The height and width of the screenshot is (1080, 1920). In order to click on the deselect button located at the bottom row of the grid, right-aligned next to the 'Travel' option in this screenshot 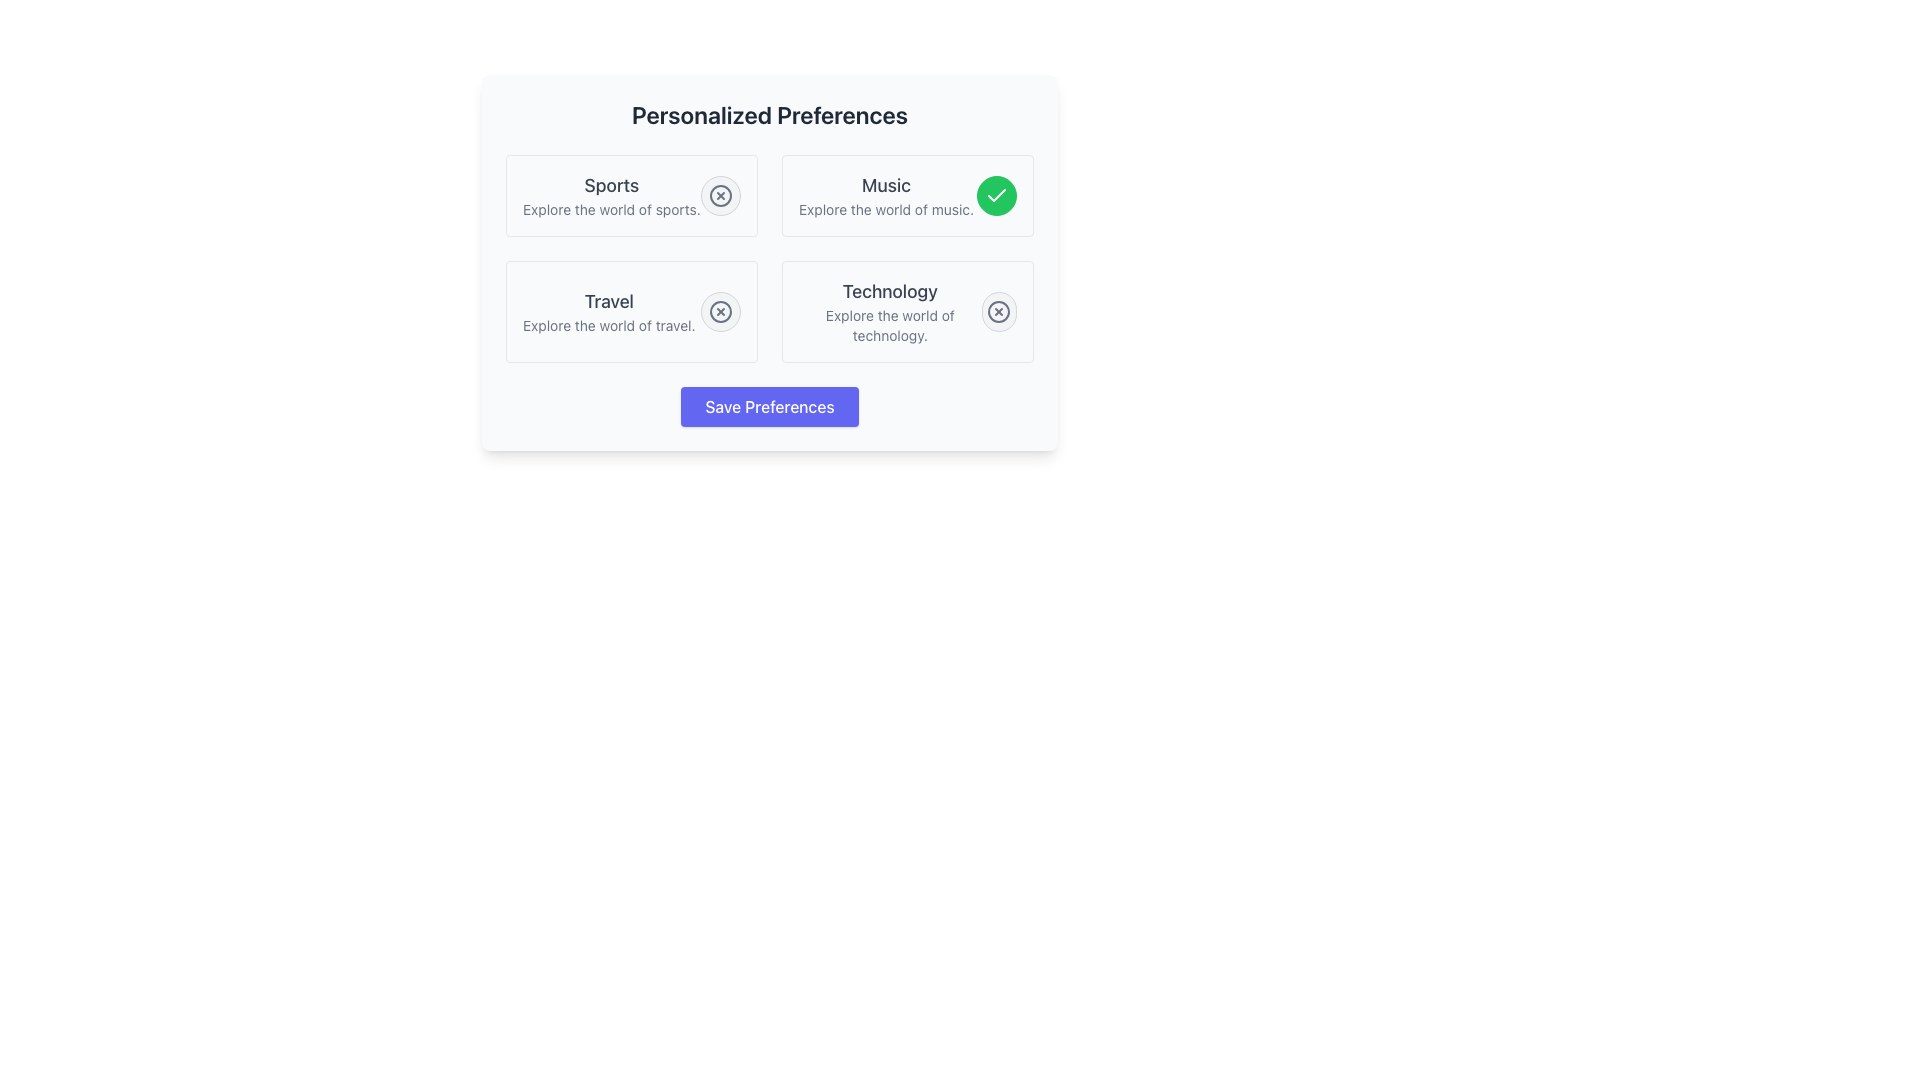, I will do `click(720, 312)`.